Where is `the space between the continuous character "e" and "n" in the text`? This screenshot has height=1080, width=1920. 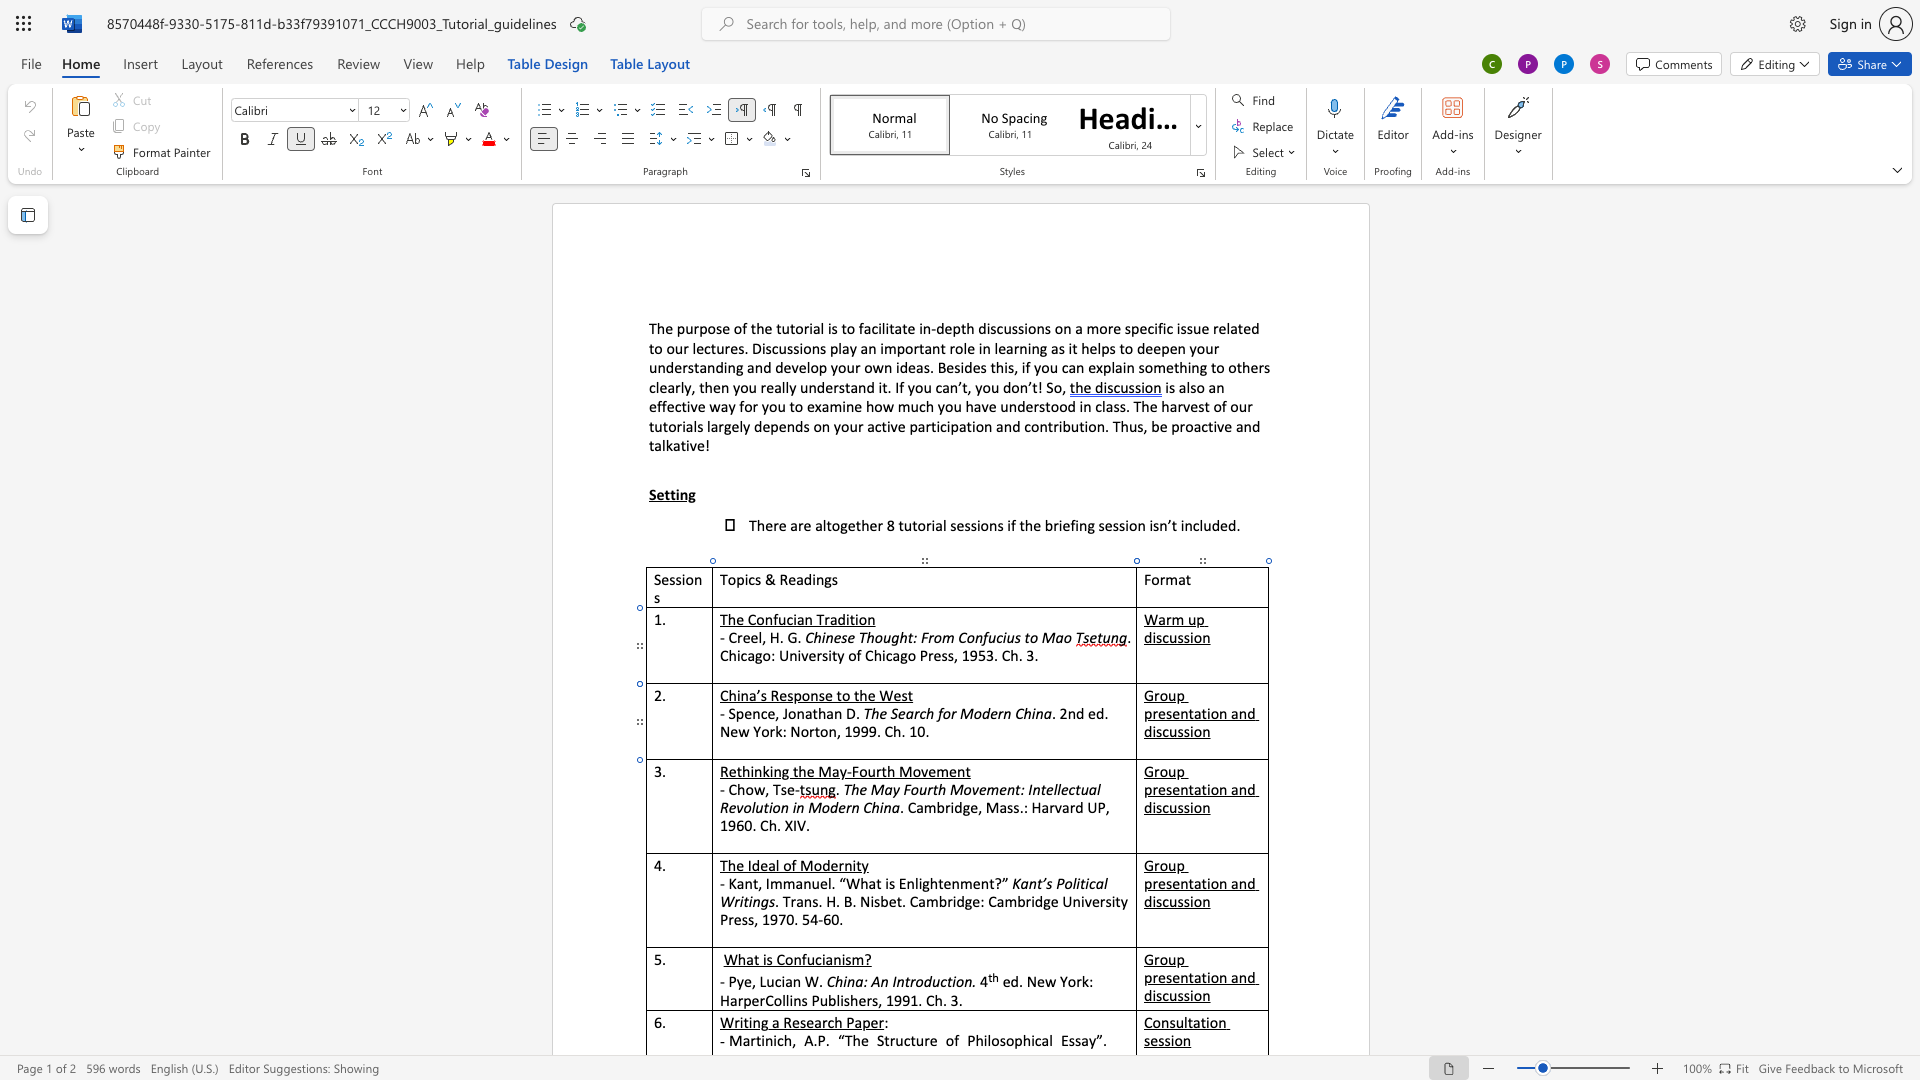
the space between the continuous character "e" and "n" in the text is located at coordinates (751, 712).